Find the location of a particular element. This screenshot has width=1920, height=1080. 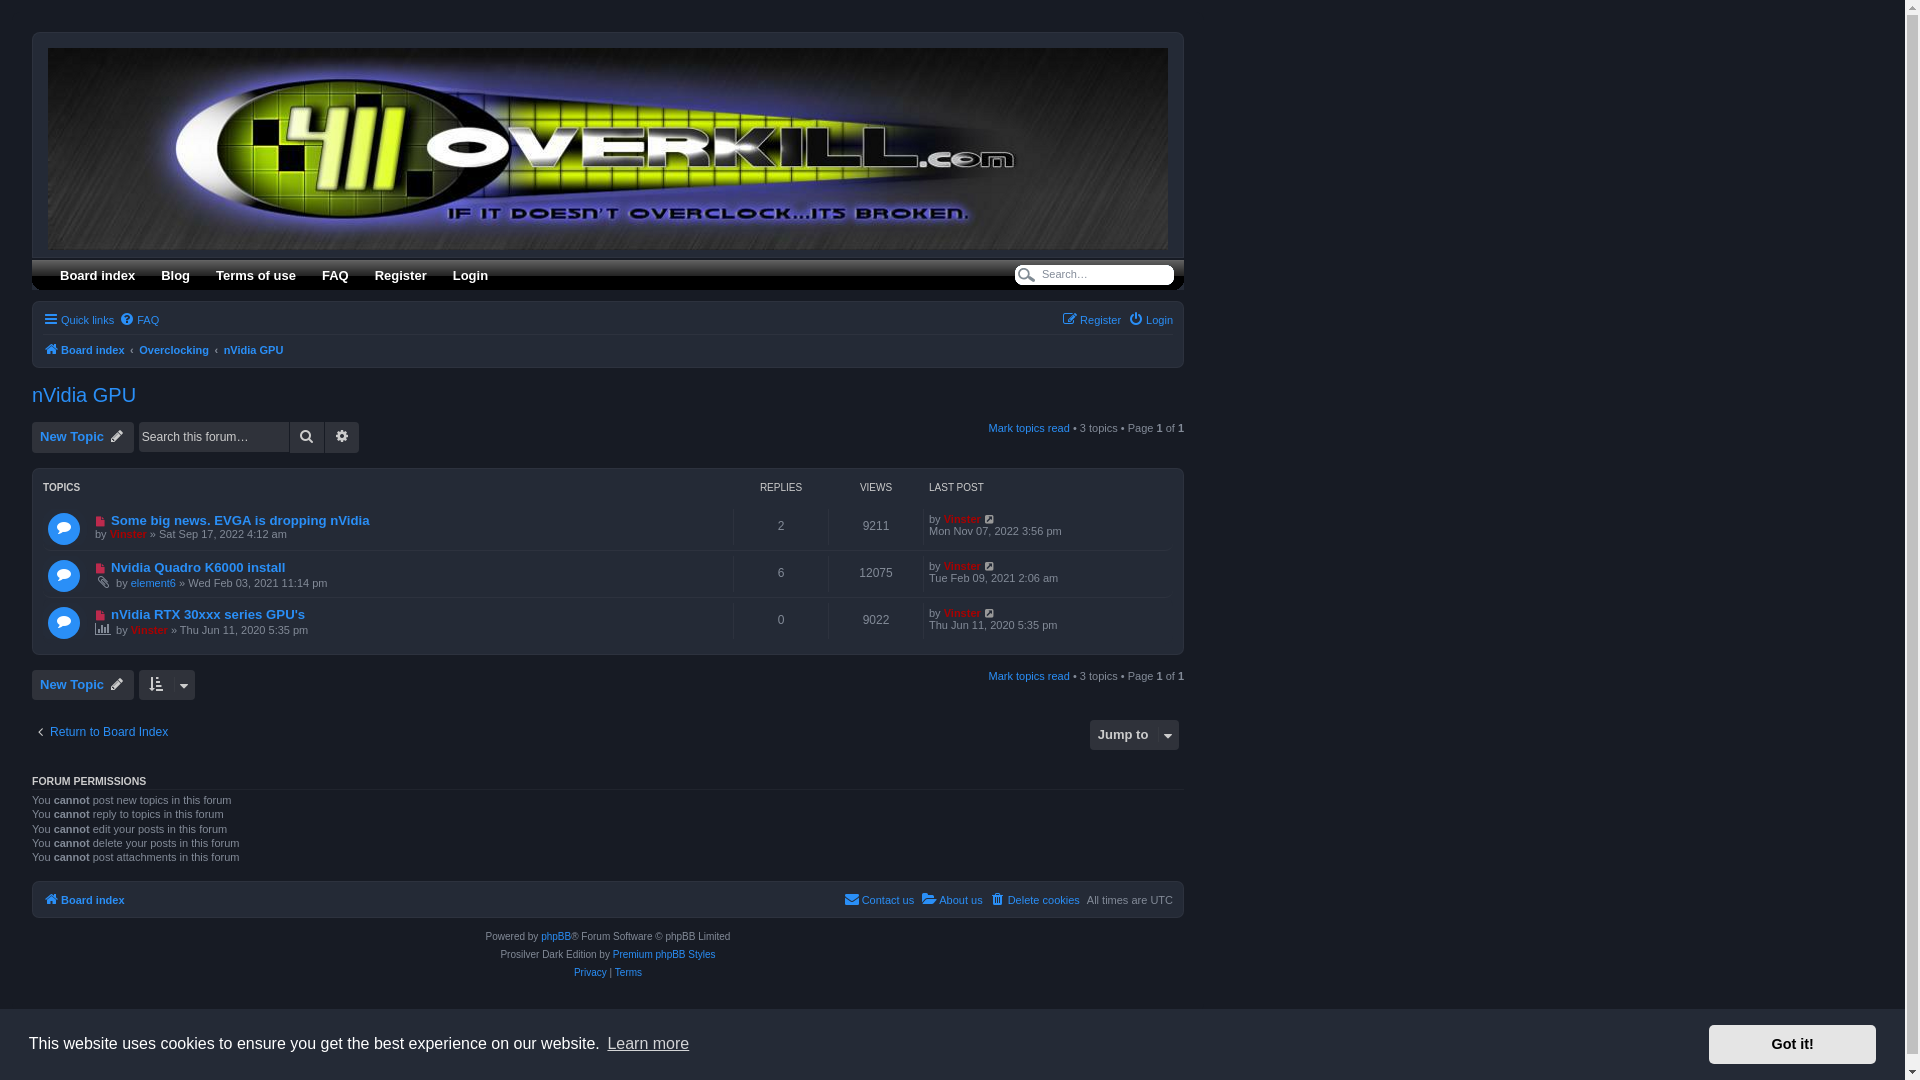

'Some big news. EVGA is dropping nVidia' is located at coordinates (240, 519).